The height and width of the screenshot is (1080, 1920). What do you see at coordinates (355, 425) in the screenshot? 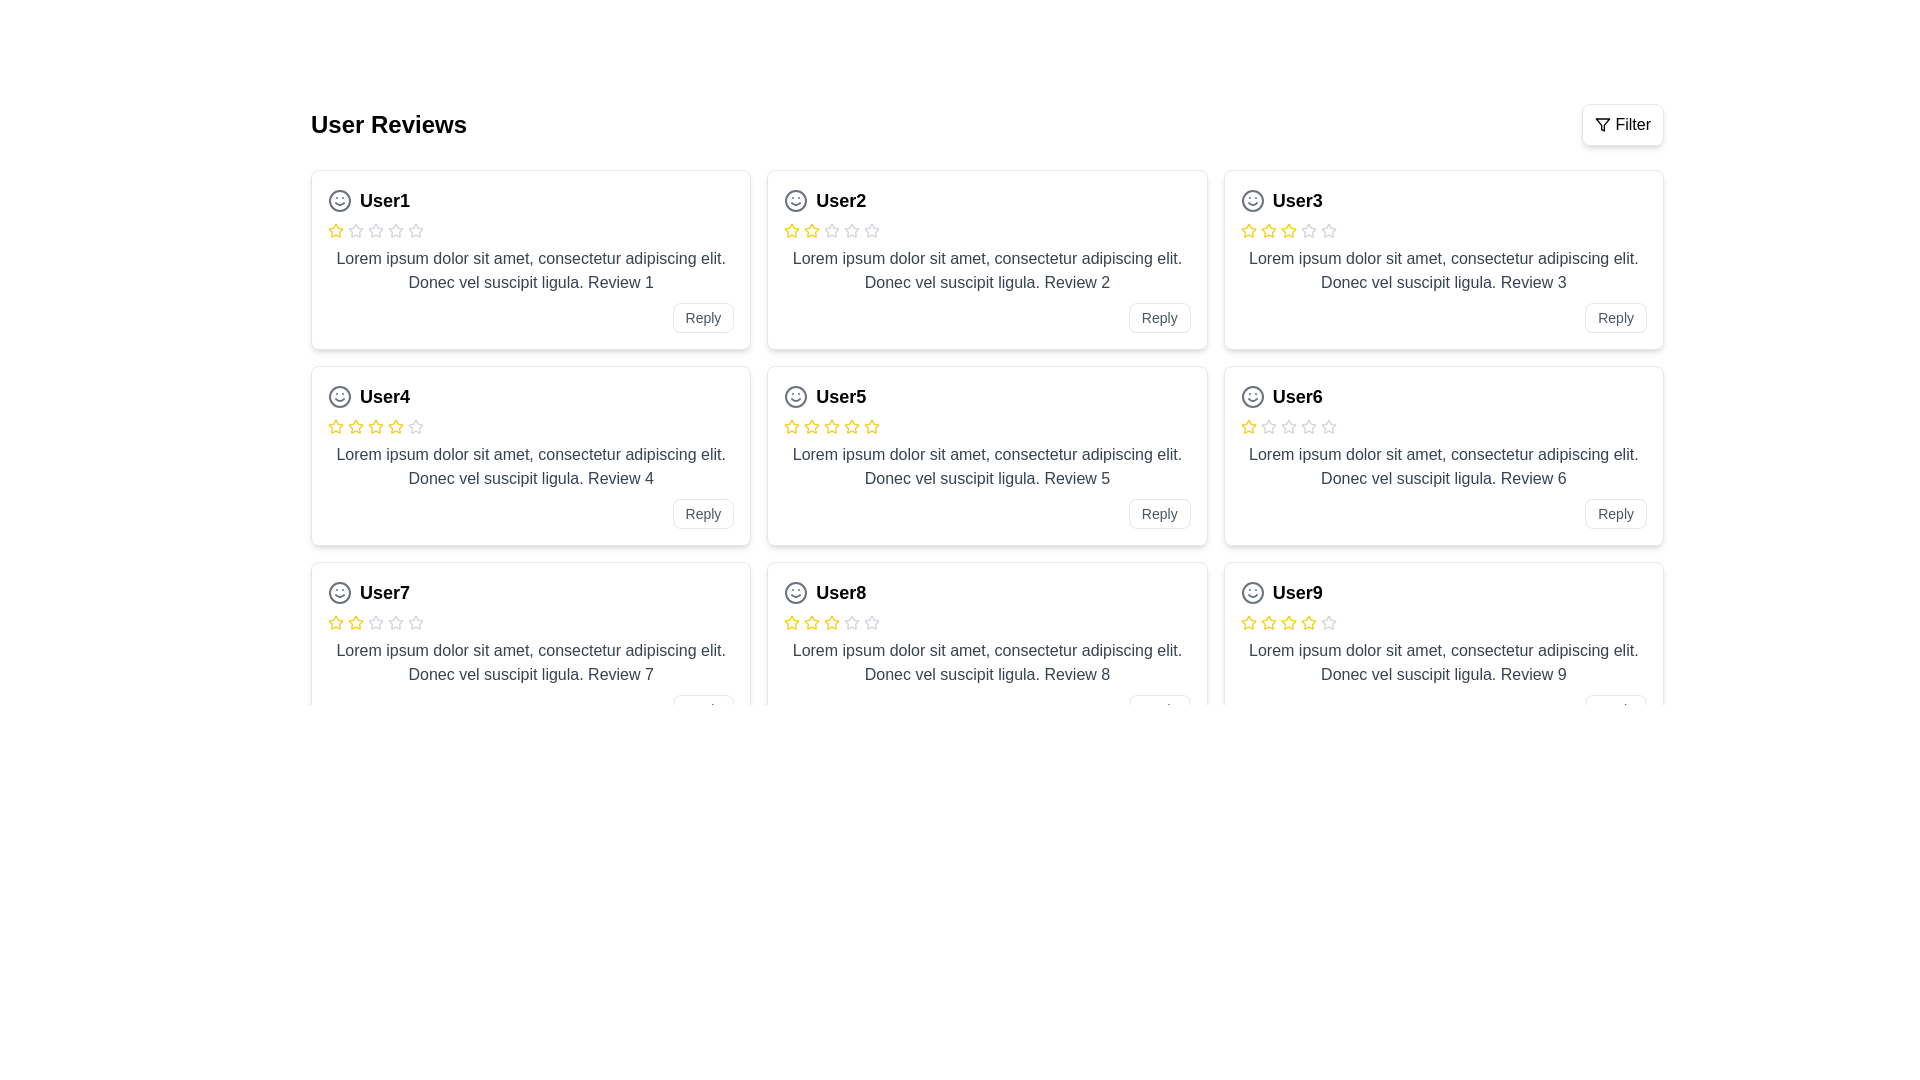
I see `the second star in the five-pointed star rating icon for the review titled 'User4'` at bounding box center [355, 425].